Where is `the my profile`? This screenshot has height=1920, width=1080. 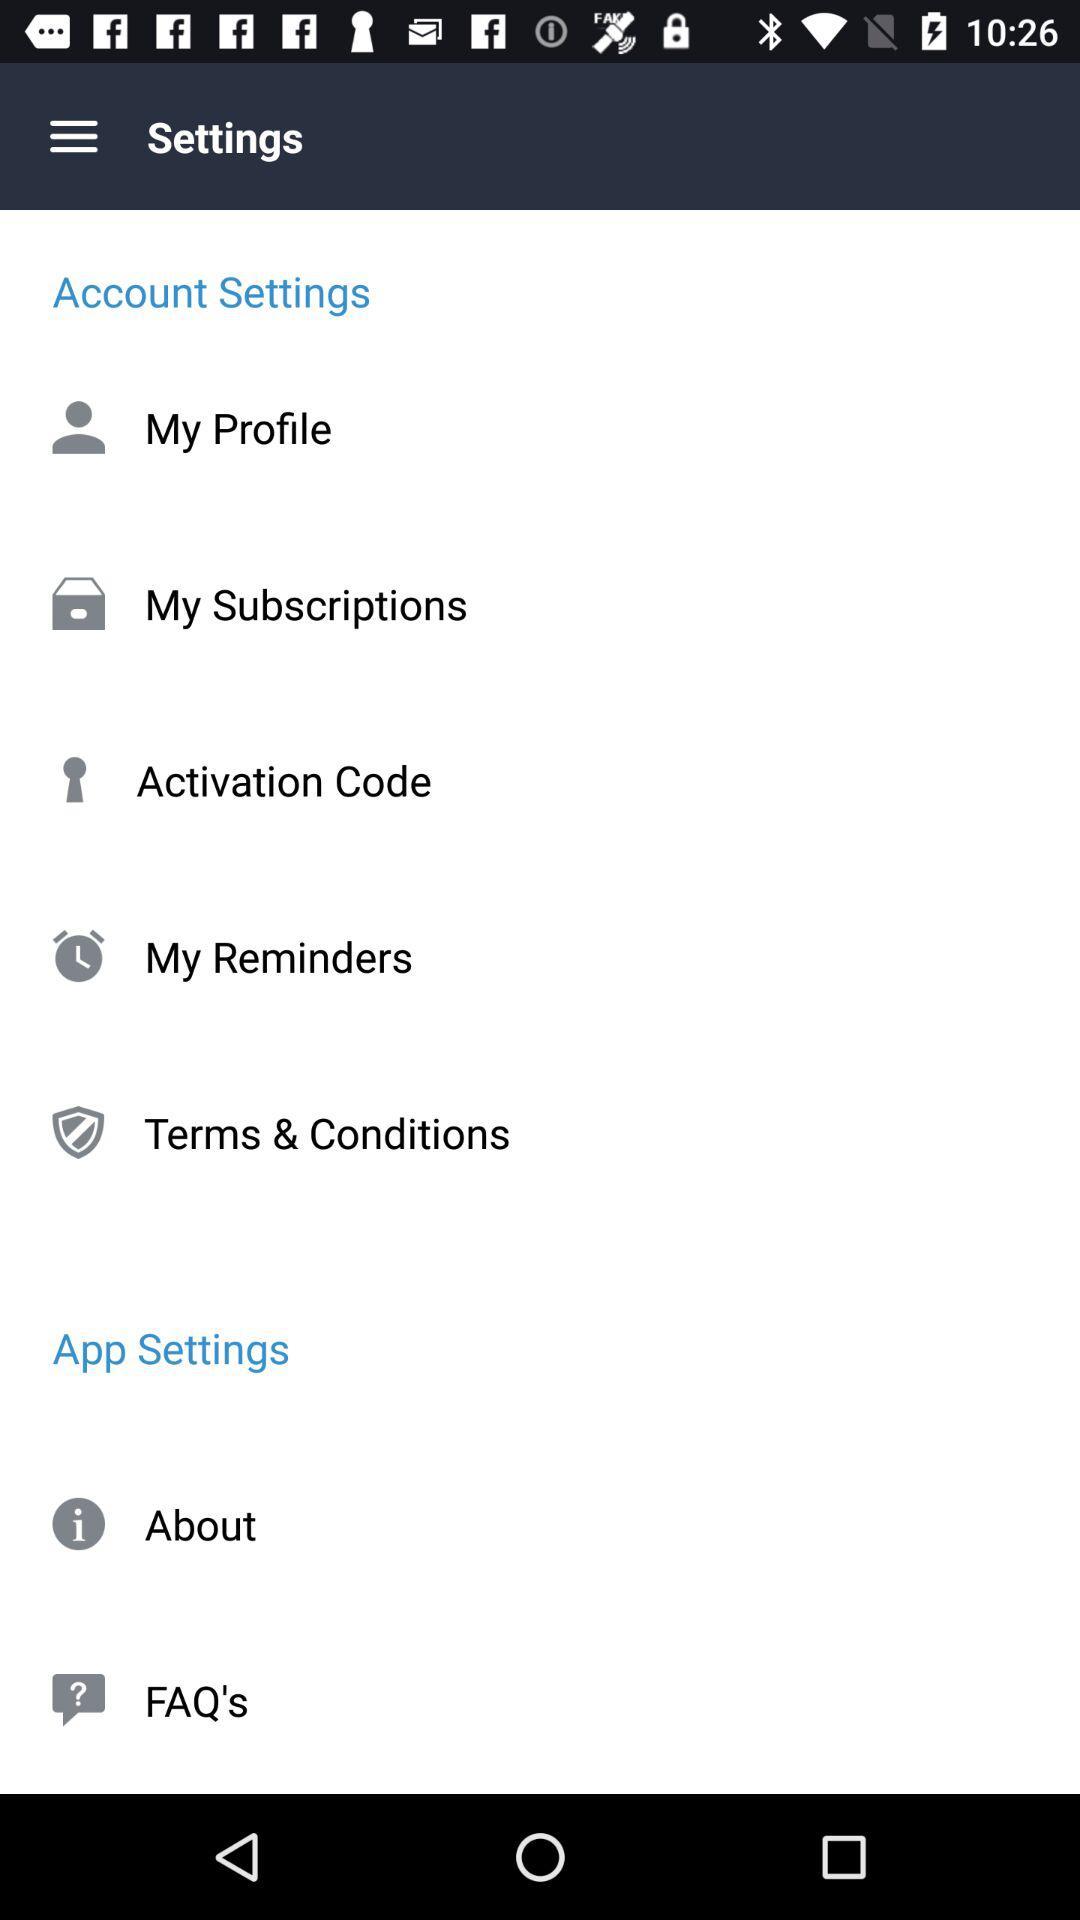
the my profile is located at coordinates (540, 426).